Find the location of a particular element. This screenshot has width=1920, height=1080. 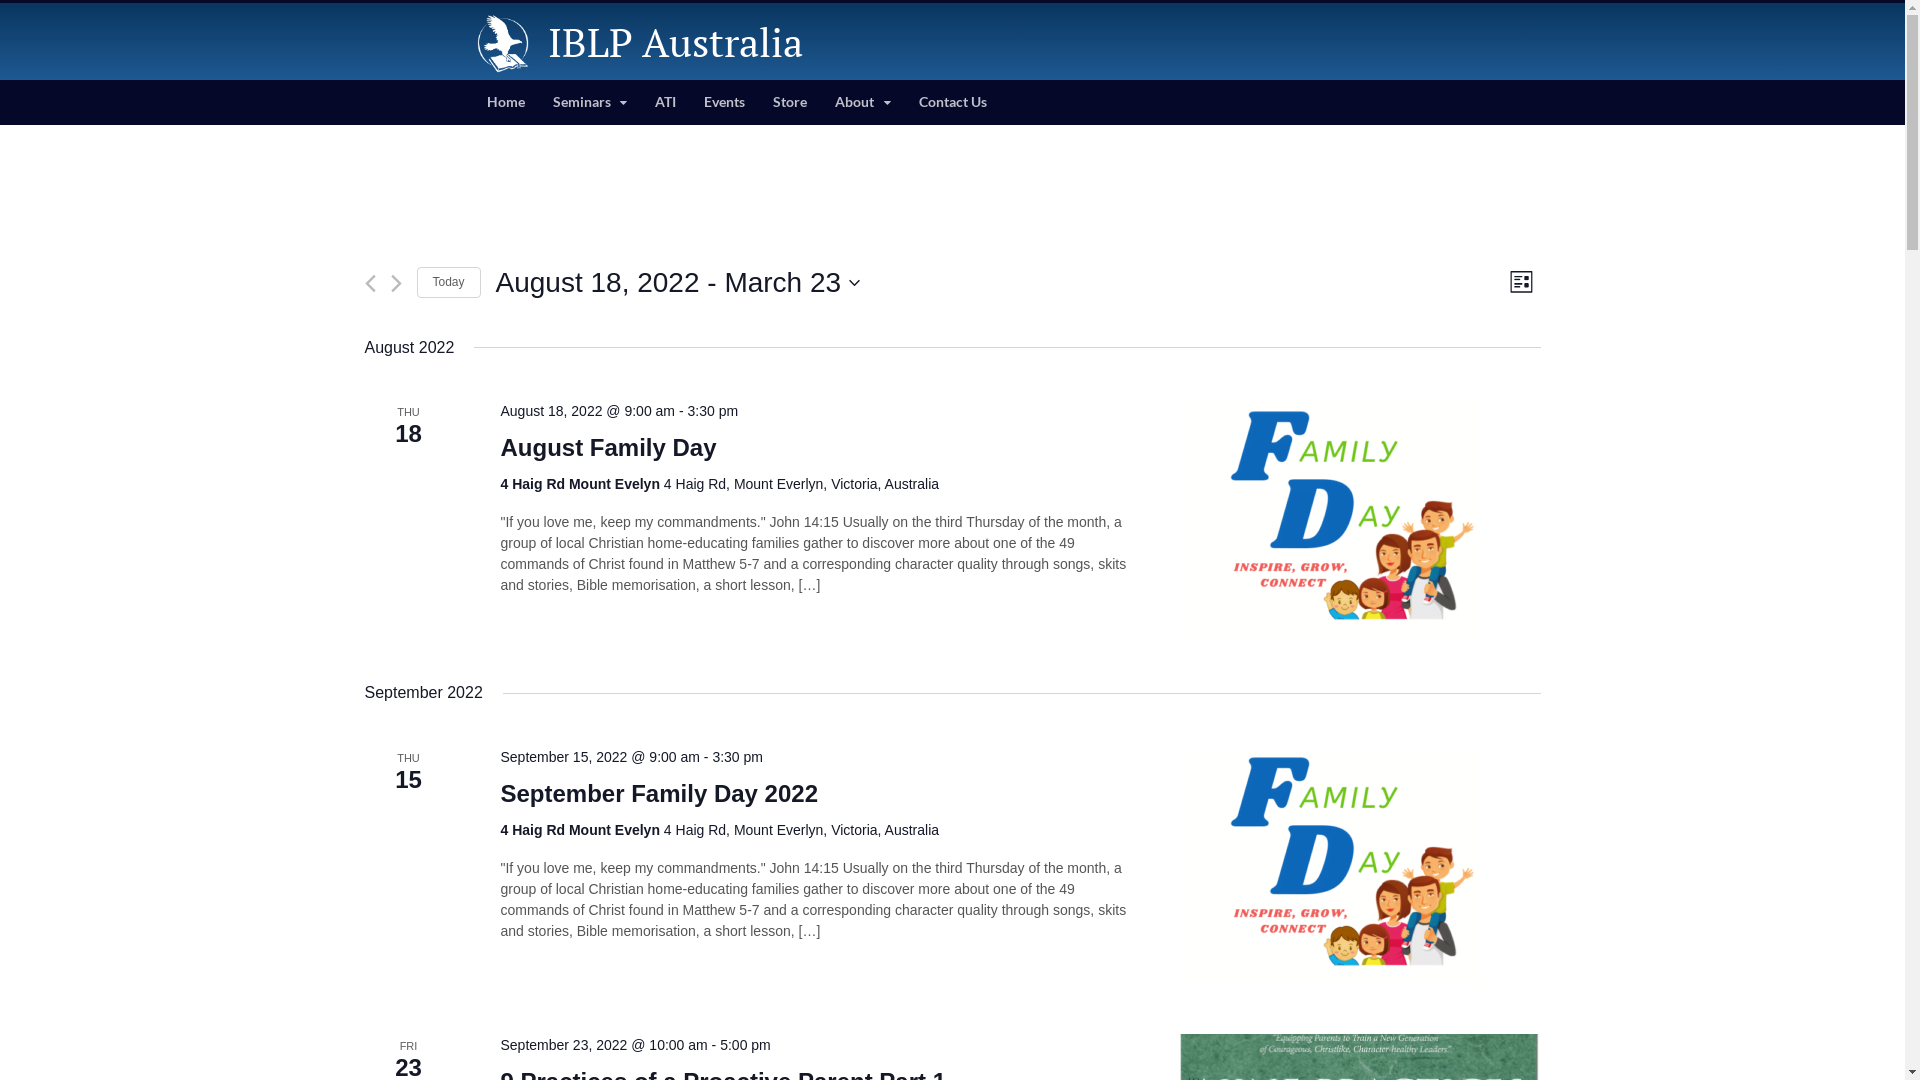

'Next Events' is located at coordinates (395, 283).